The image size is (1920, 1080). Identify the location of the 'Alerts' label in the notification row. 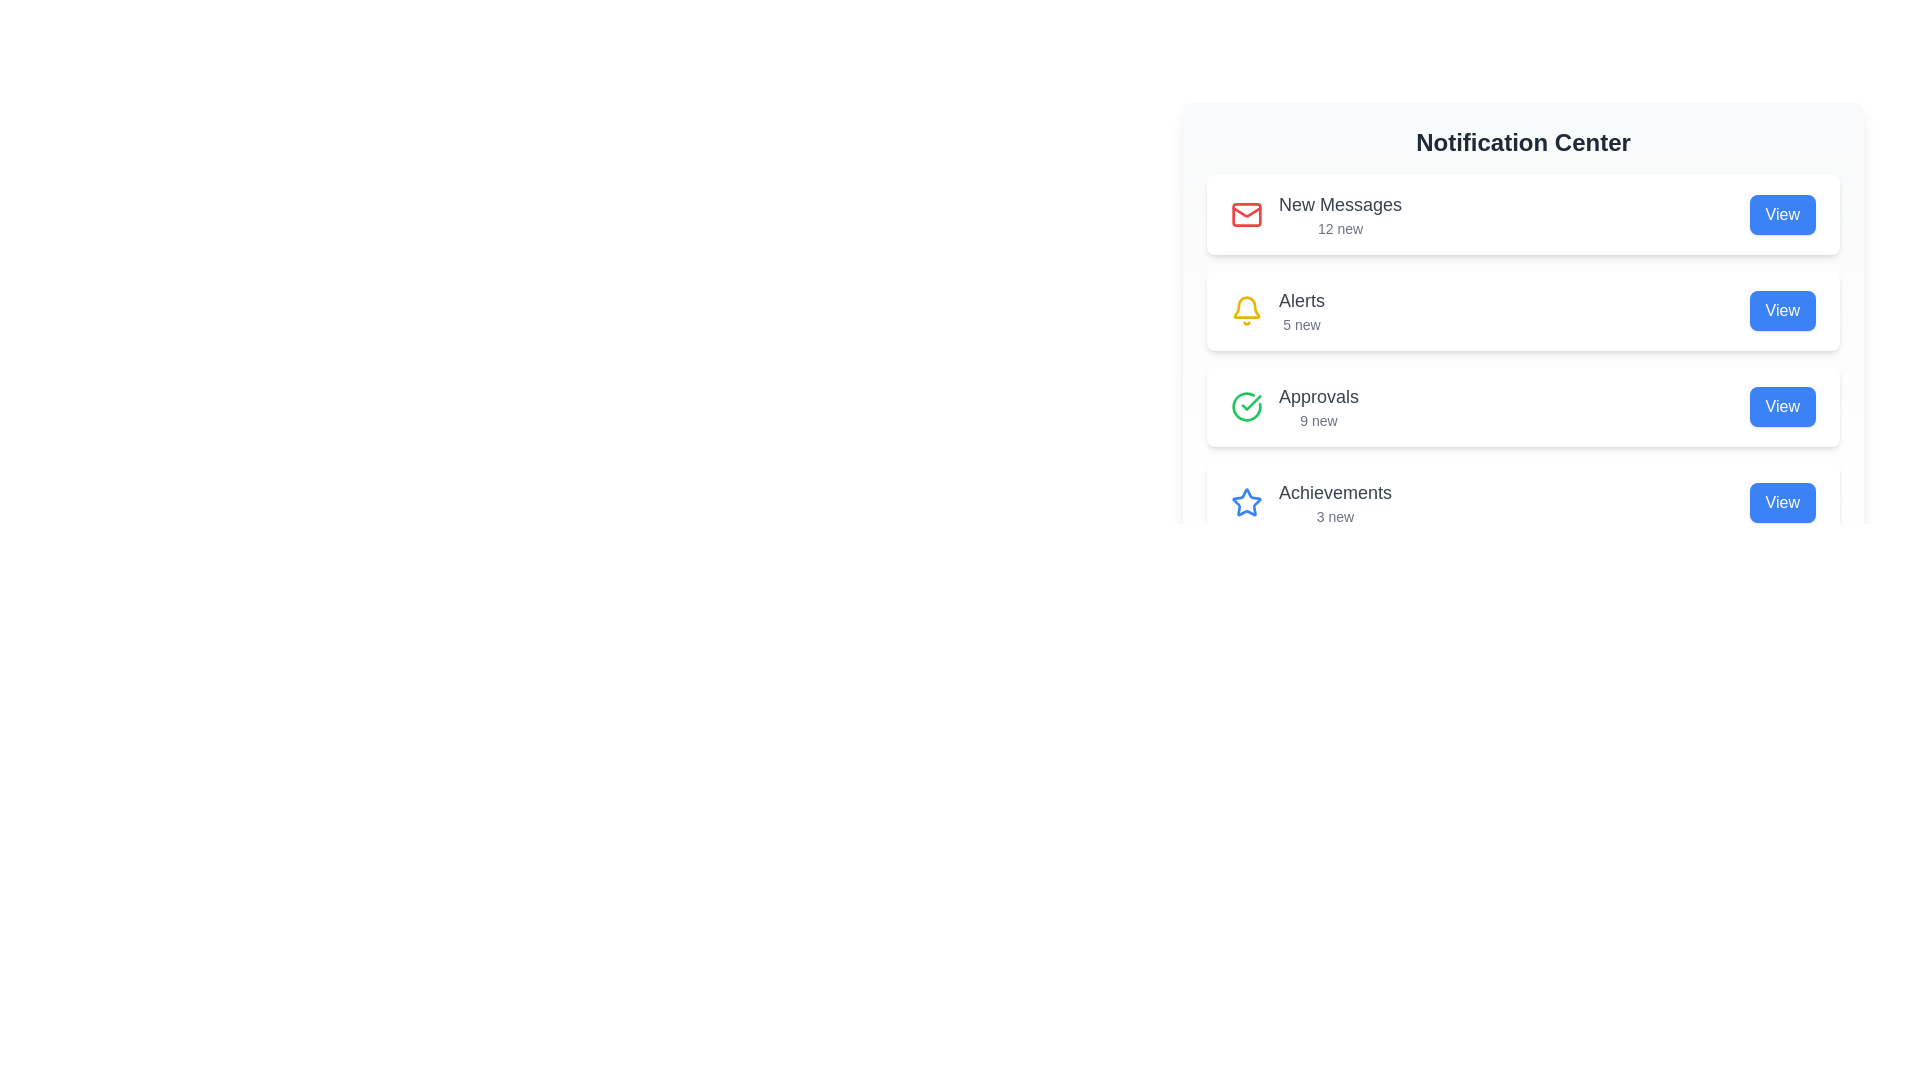
(1301, 311).